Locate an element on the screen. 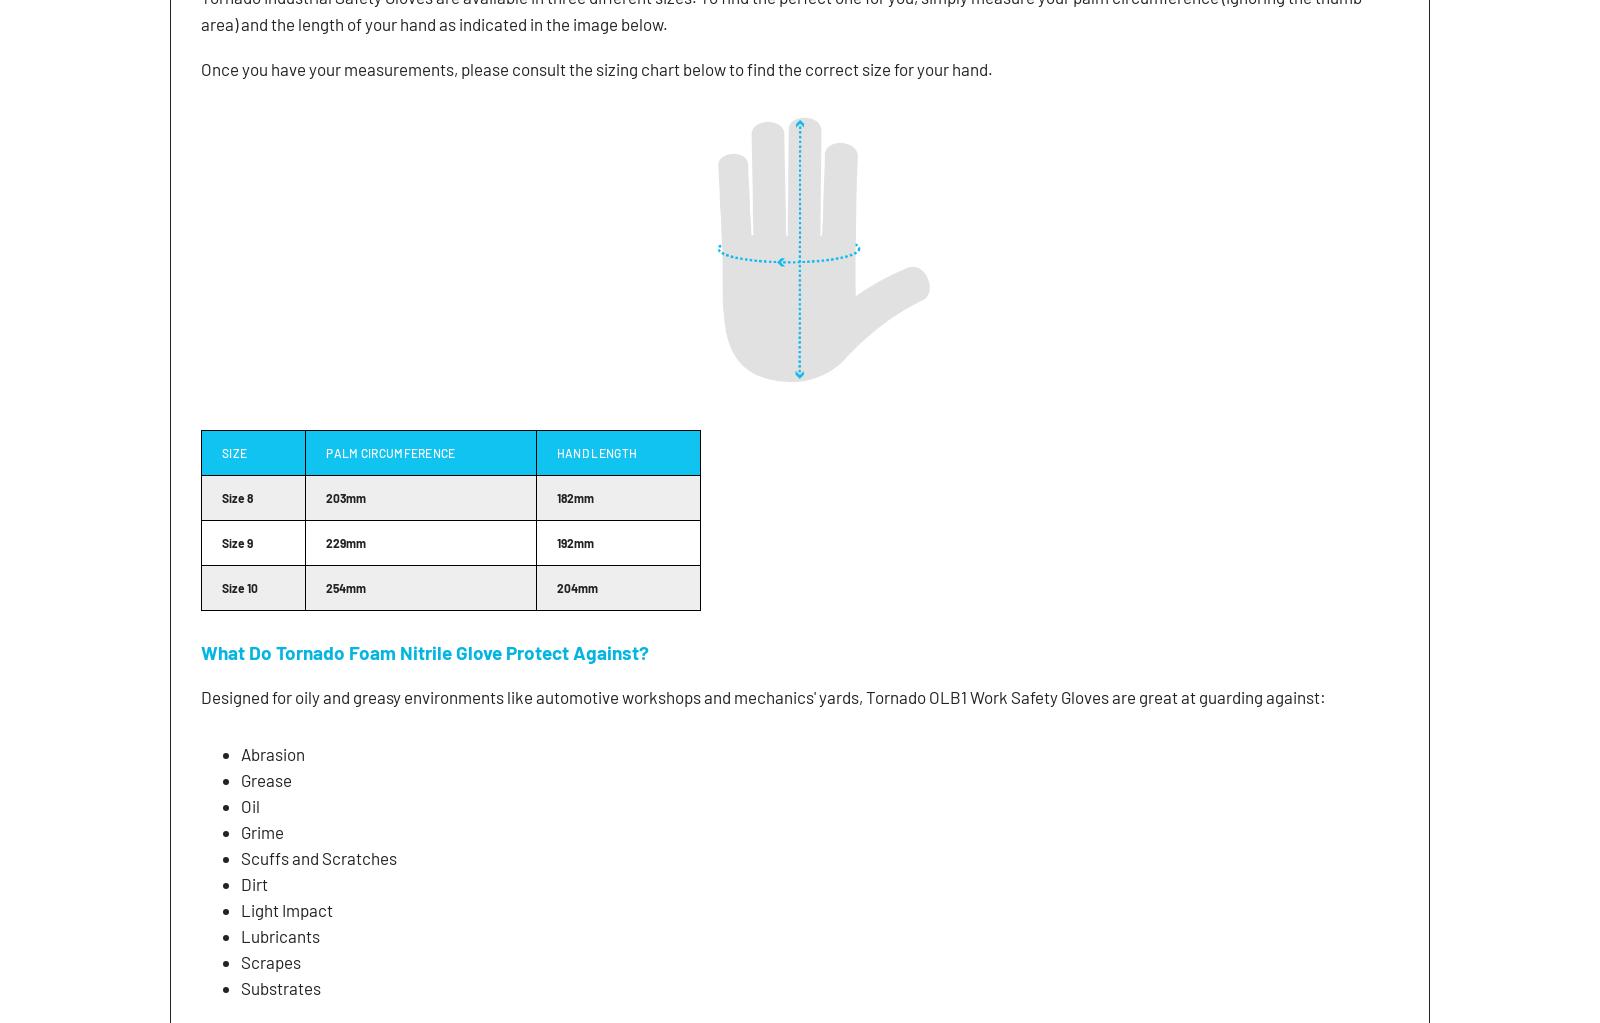  'Scrapes' is located at coordinates (240, 962).